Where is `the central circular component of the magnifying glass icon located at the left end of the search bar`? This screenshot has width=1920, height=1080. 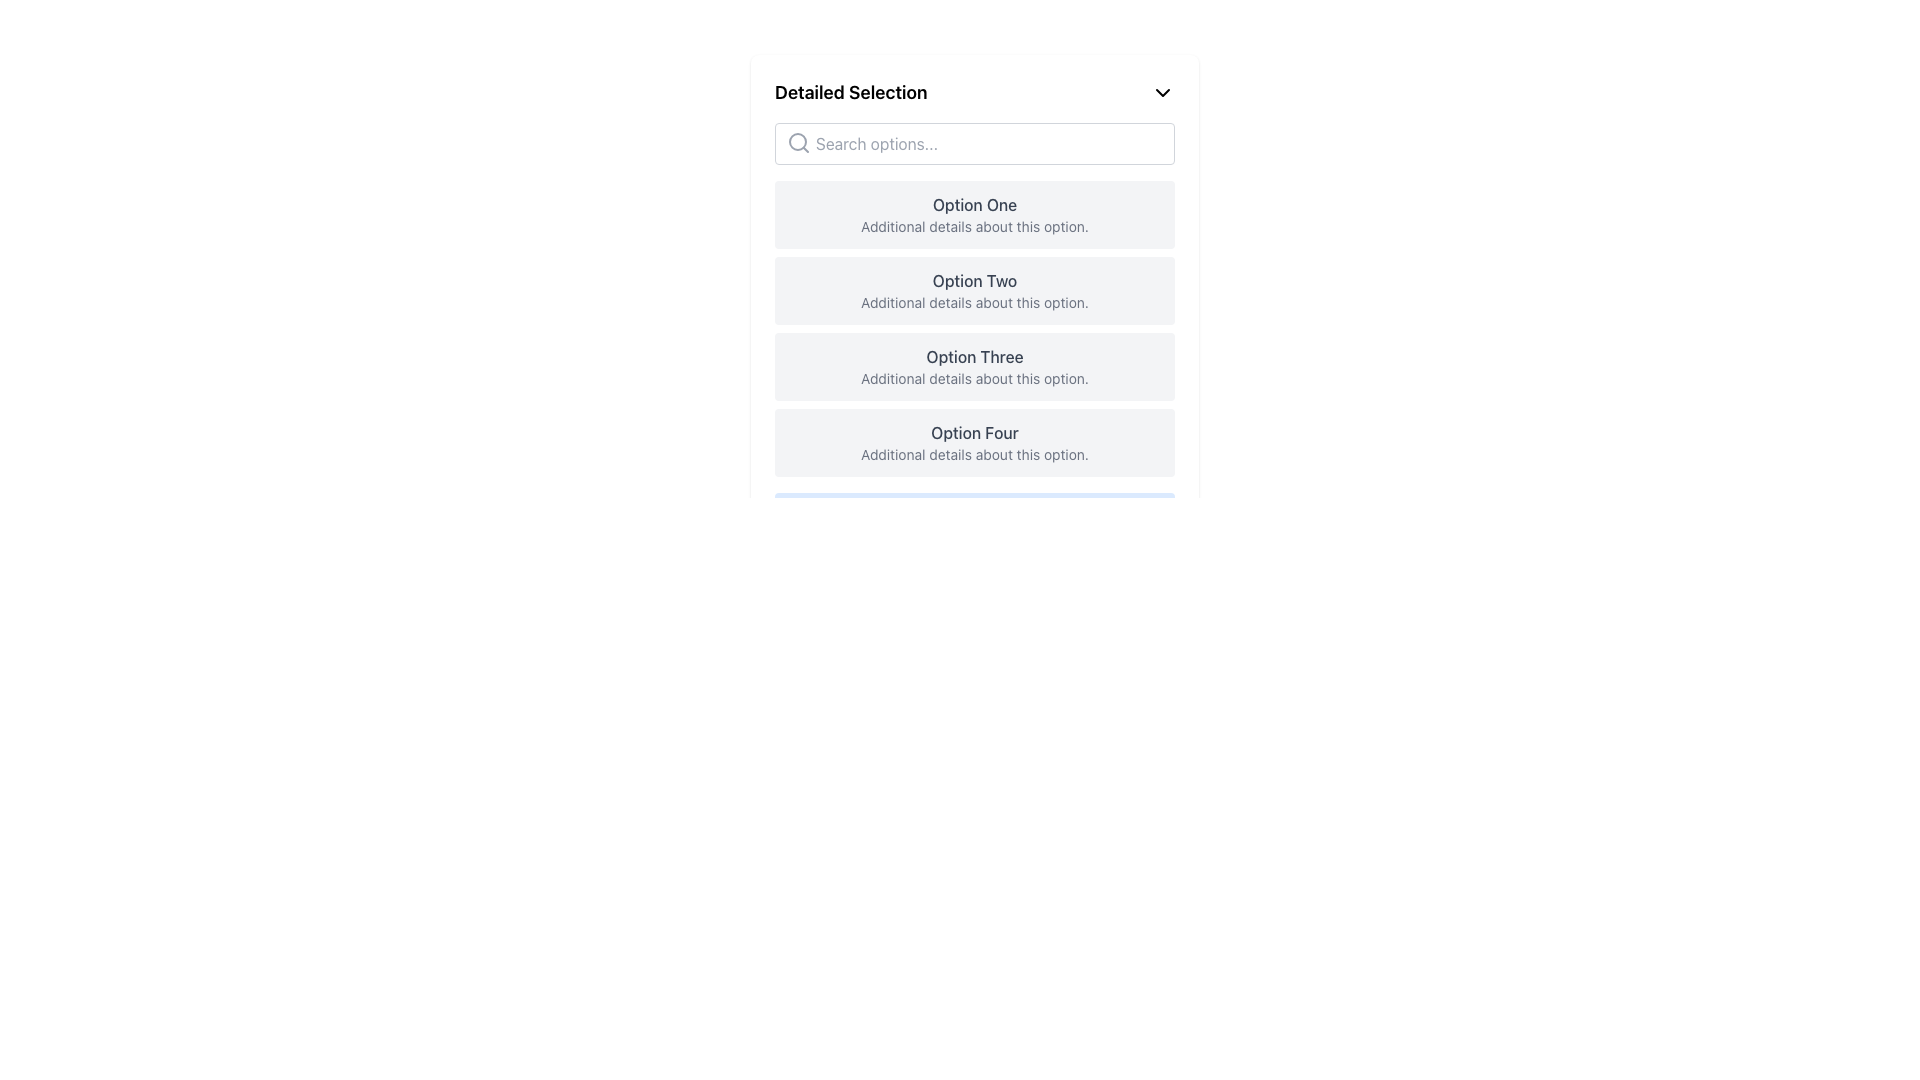
the central circular component of the magnifying glass icon located at the left end of the search bar is located at coordinates (796, 141).